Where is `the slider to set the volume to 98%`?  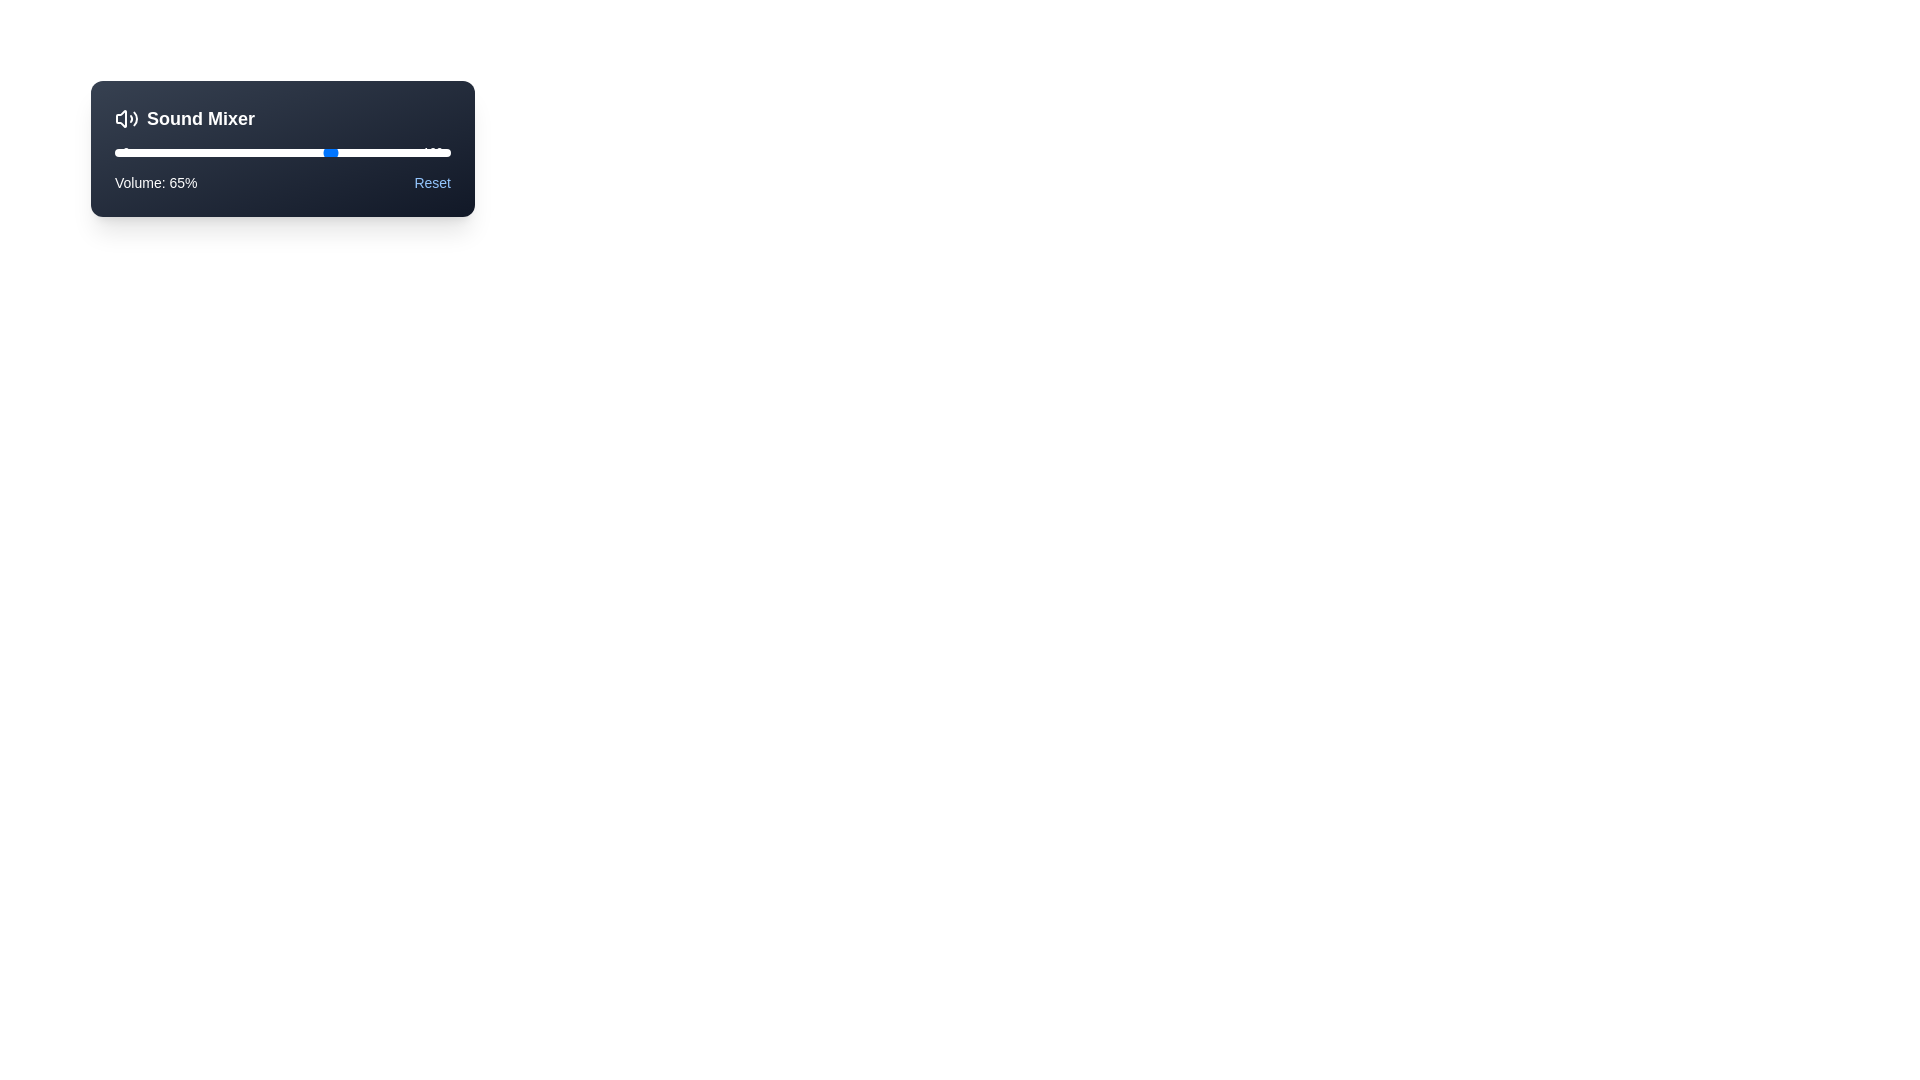
the slider to set the volume to 98% is located at coordinates (443, 152).